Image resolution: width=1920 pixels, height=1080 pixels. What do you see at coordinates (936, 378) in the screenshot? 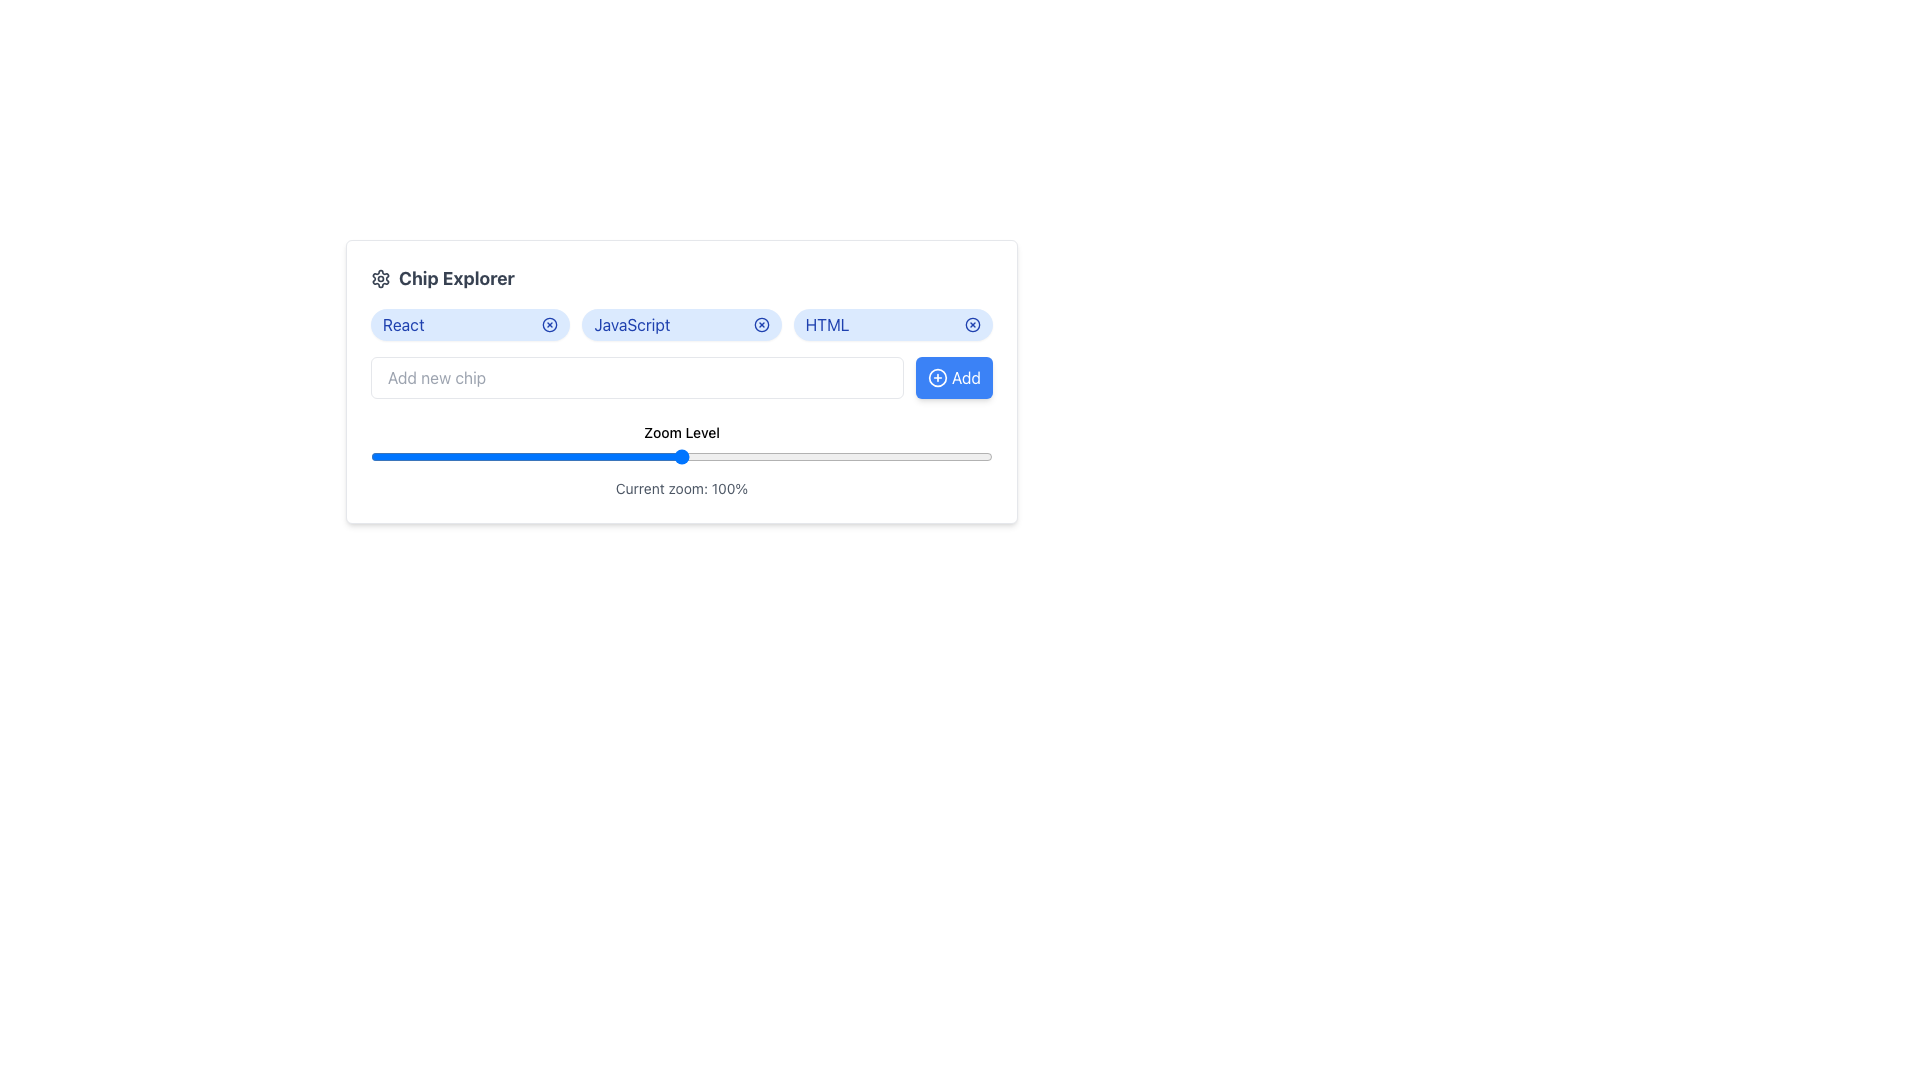
I see `the graphical icon representing the add functionality located on the right side of the 'Add' button with a blue background and white text` at bounding box center [936, 378].